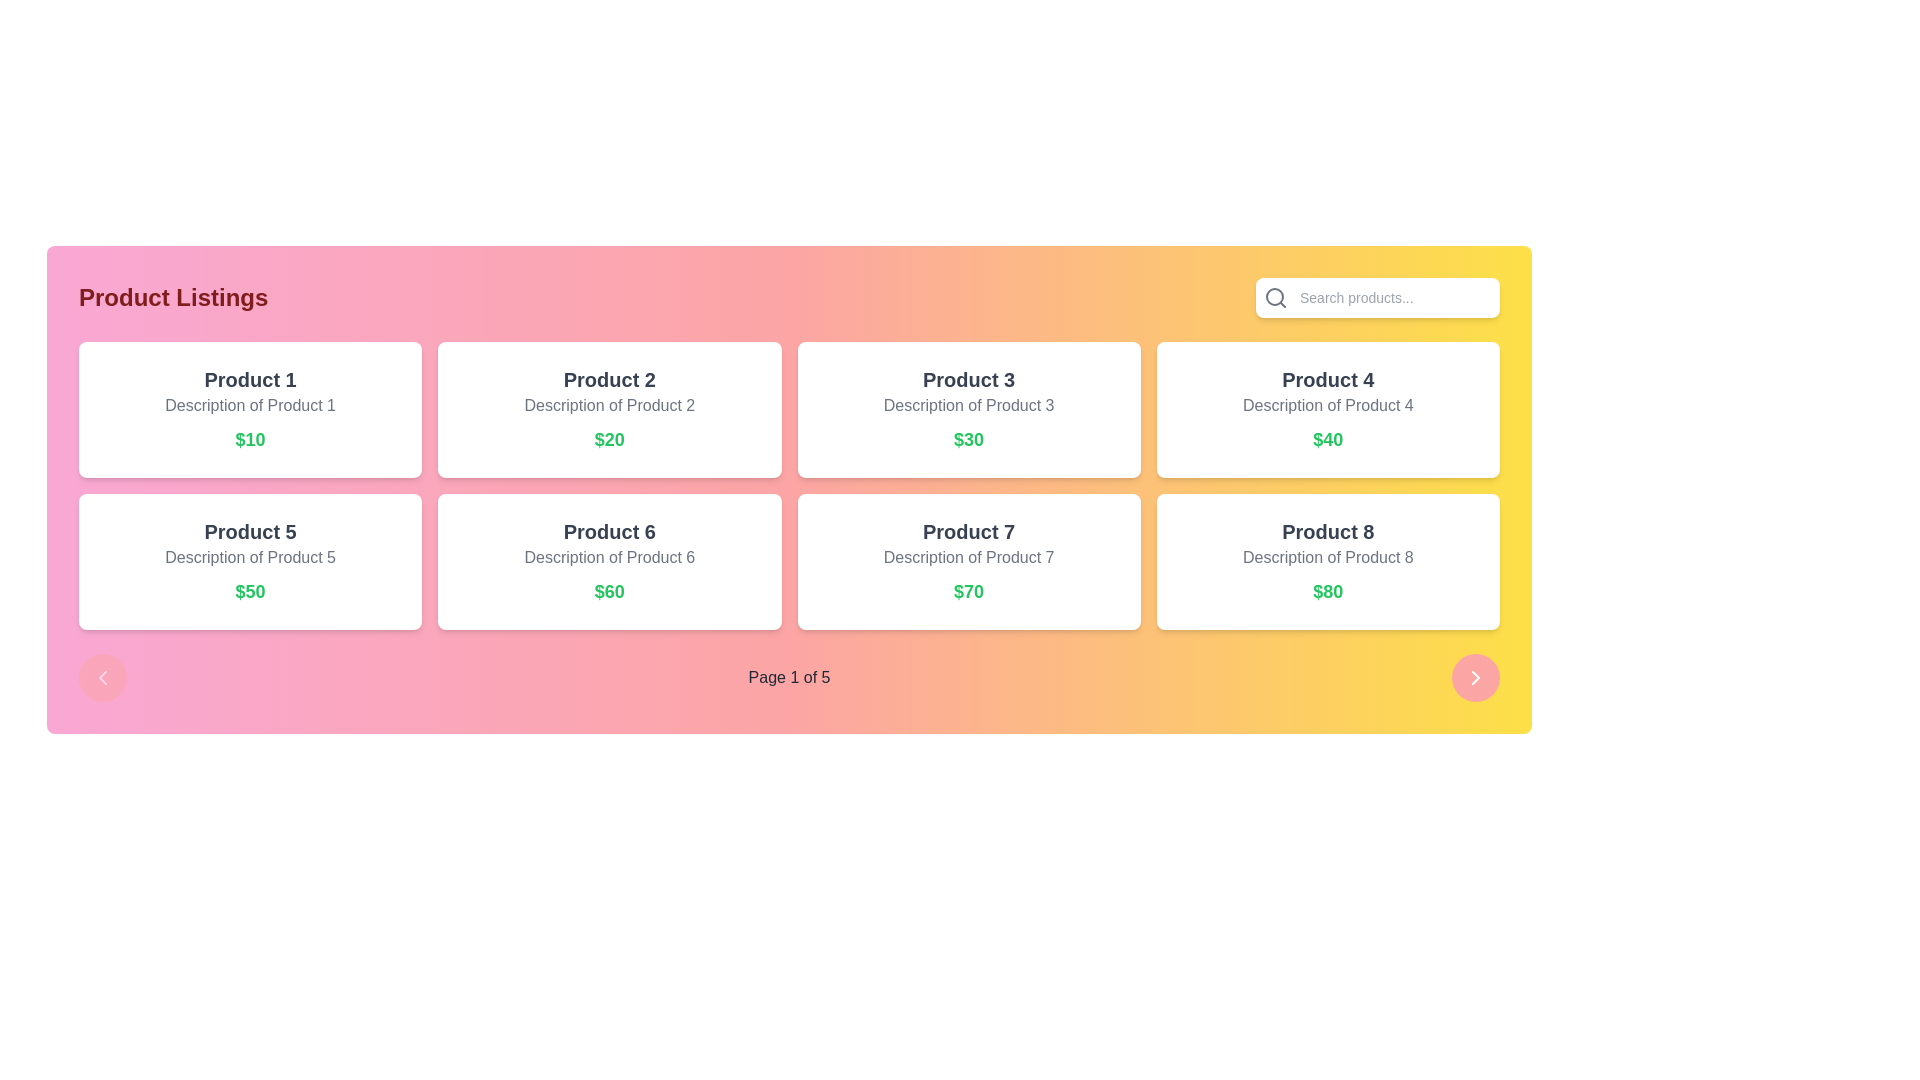  I want to click on the text label displaying 'Description of Product 6', which is centrally located in the product display card, below the title 'Product 6' and above the price label '$60', so click(608, 558).